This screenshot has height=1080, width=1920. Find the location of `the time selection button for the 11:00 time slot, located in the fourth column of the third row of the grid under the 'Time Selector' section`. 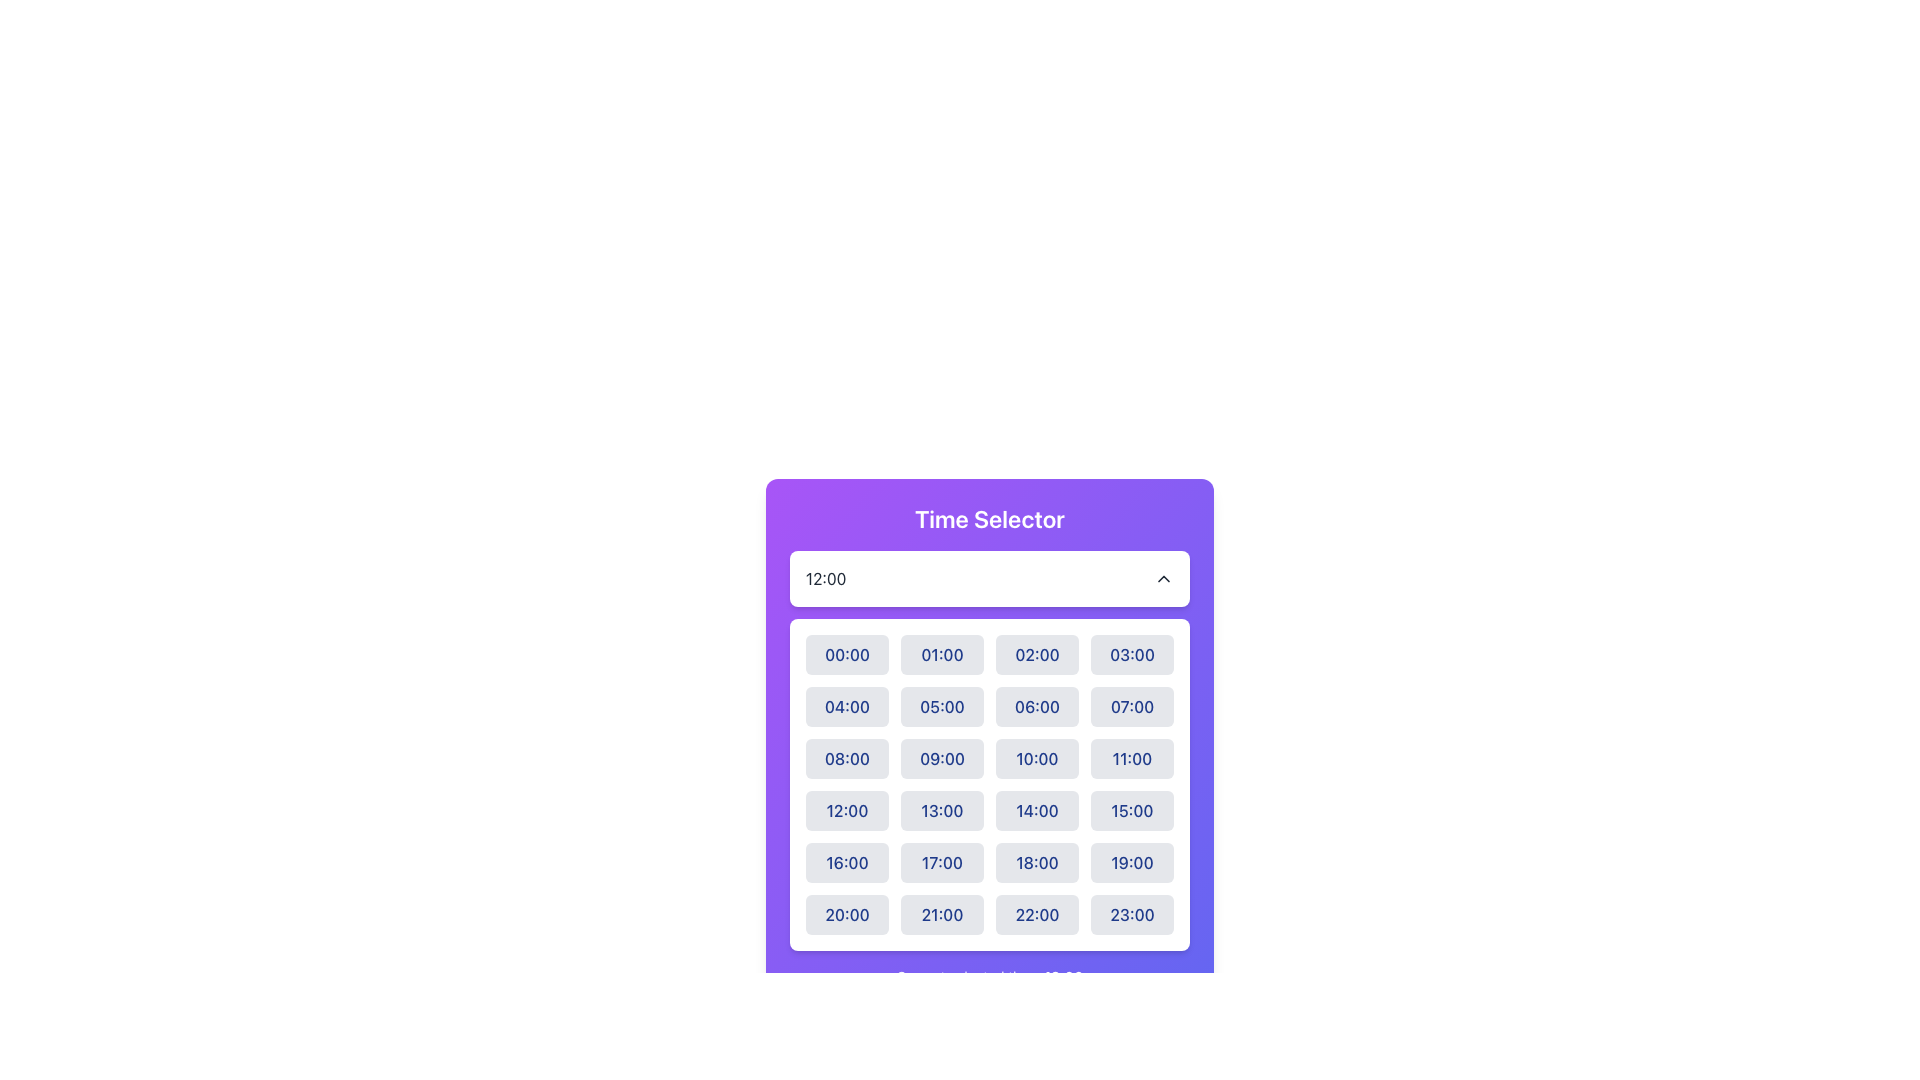

the time selection button for the 11:00 time slot, located in the fourth column of the third row of the grid under the 'Time Selector' section is located at coordinates (1132, 759).